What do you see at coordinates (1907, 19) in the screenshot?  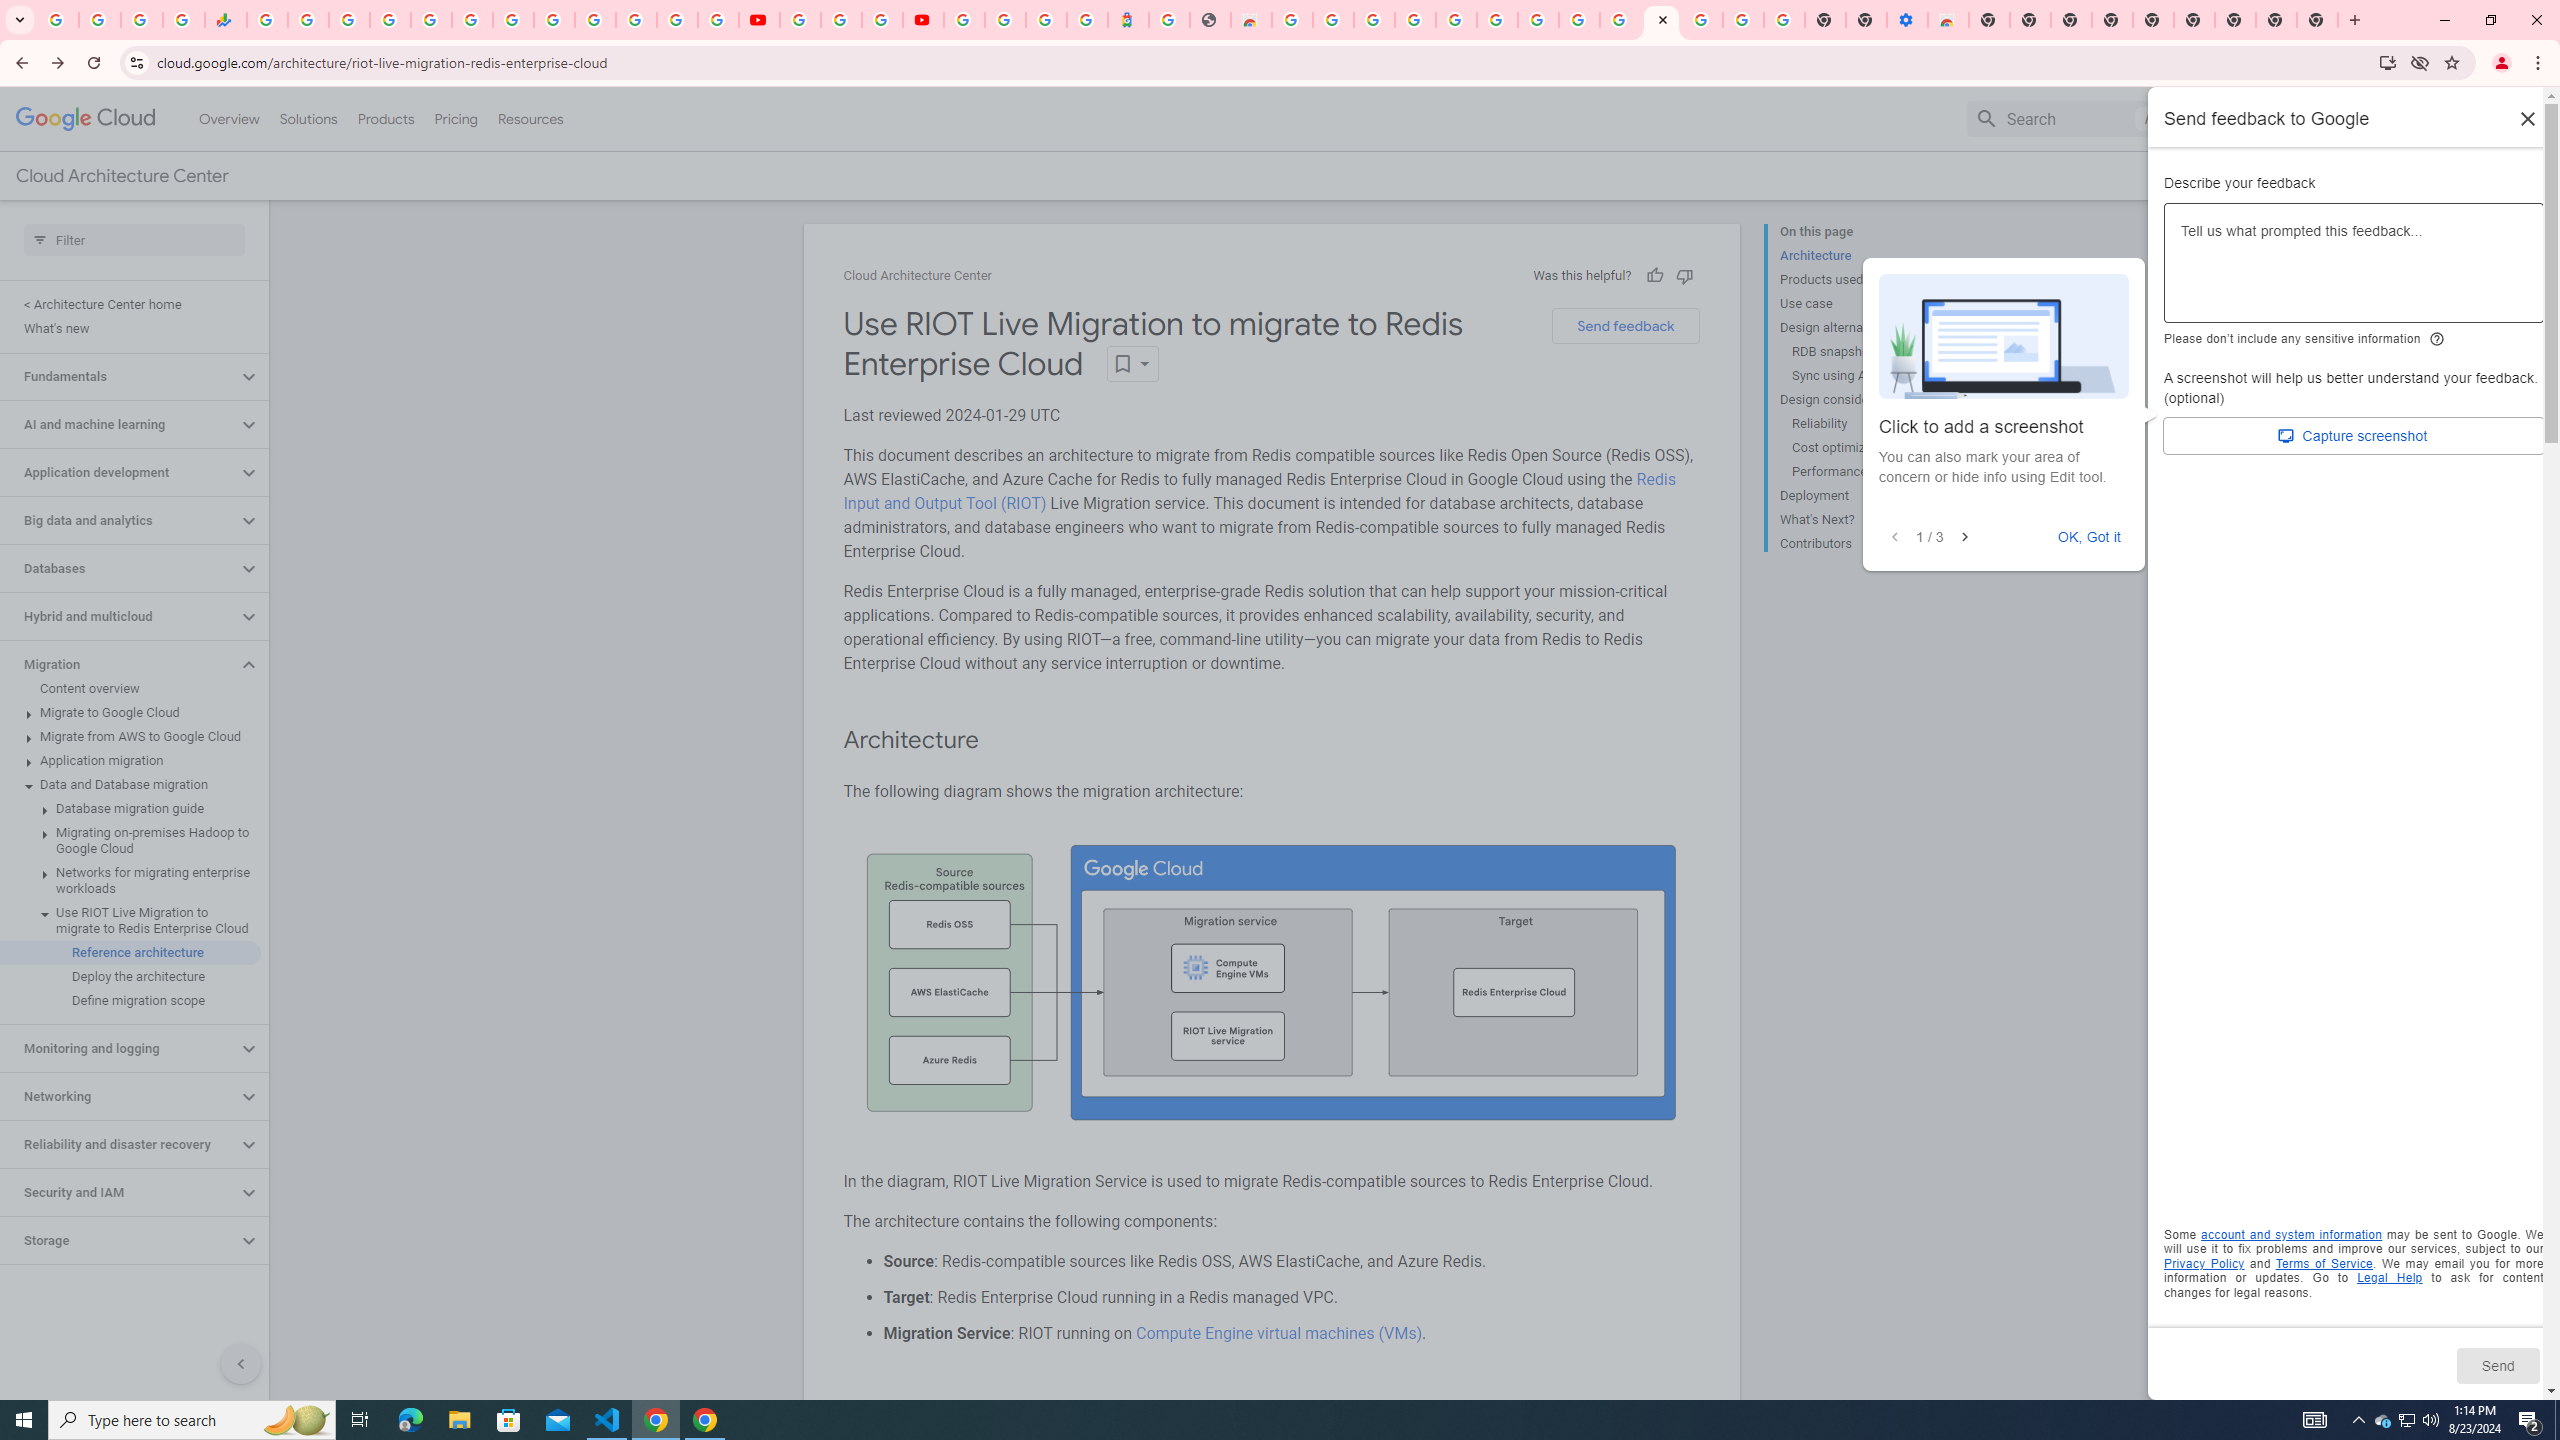 I see `'Settings - Accessibility'` at bounding box center [1907, 19].